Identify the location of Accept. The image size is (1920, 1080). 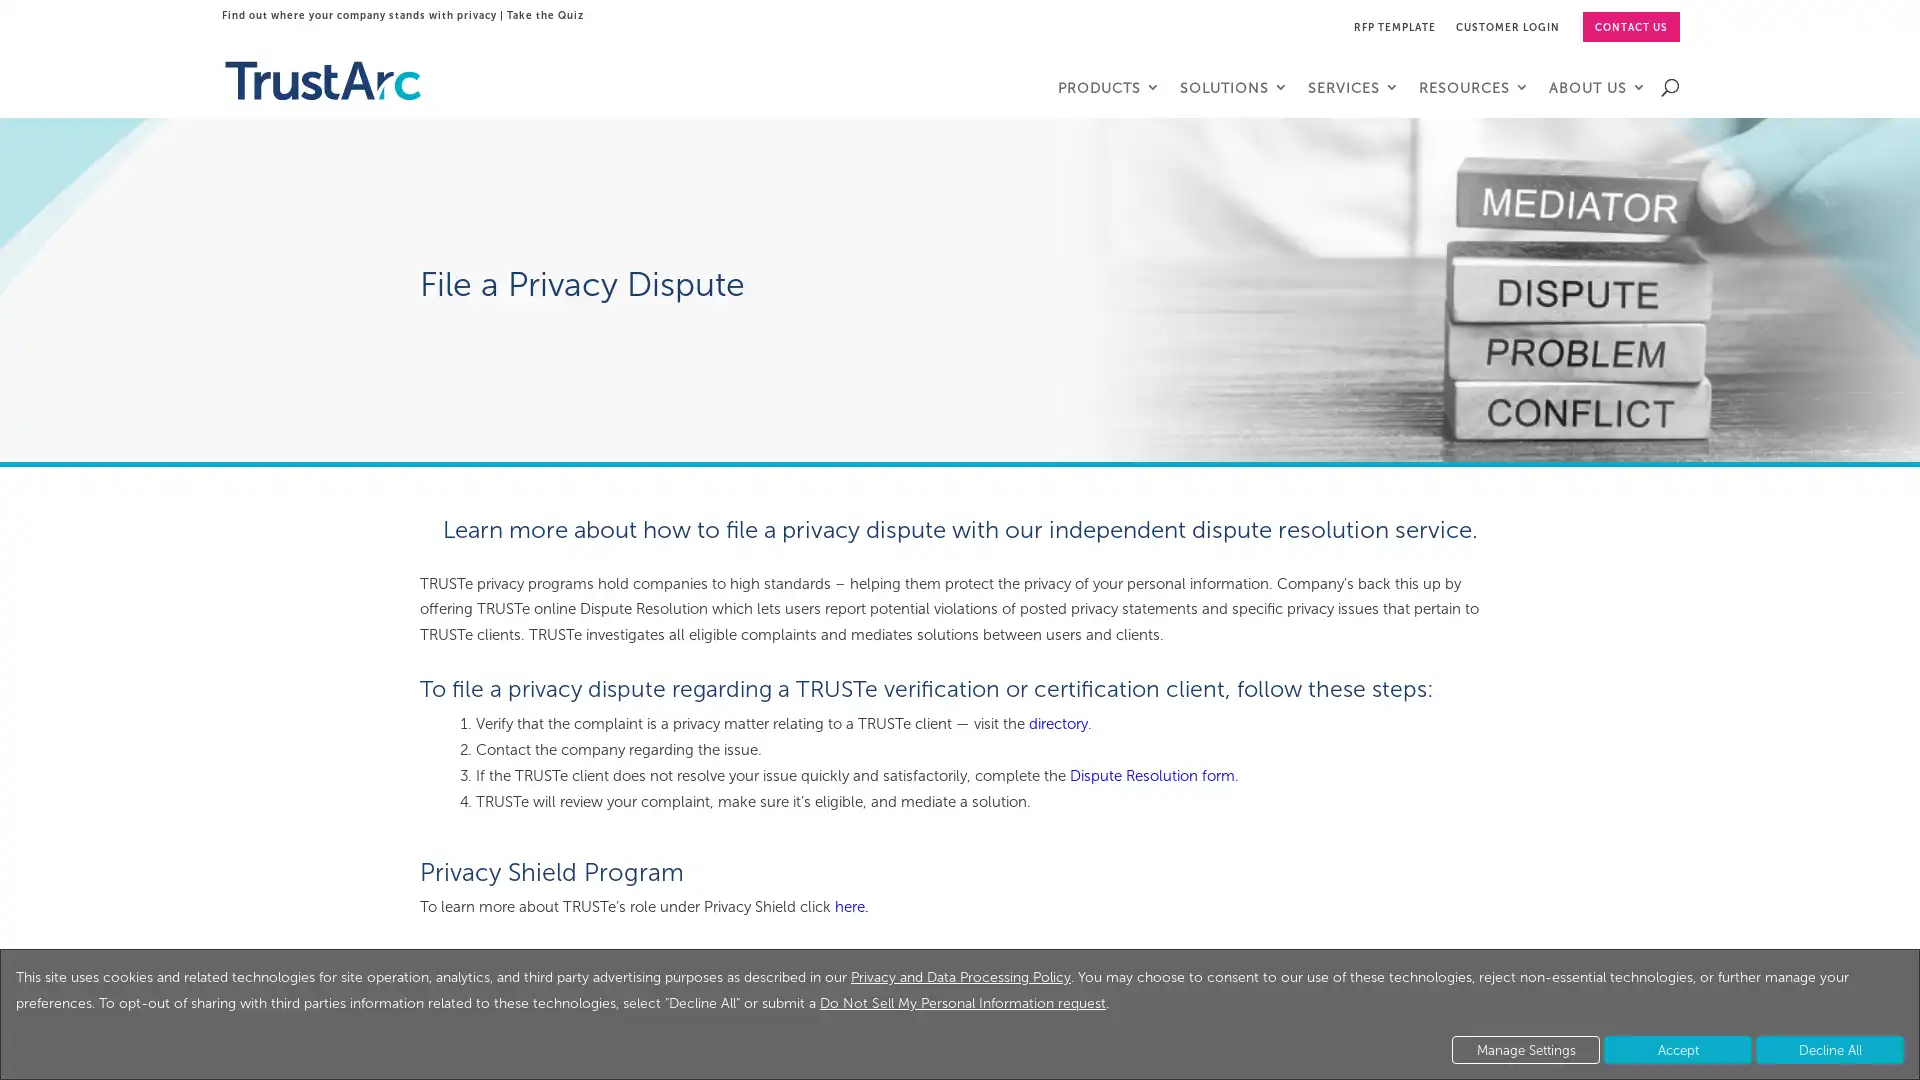
(1678, 1048).